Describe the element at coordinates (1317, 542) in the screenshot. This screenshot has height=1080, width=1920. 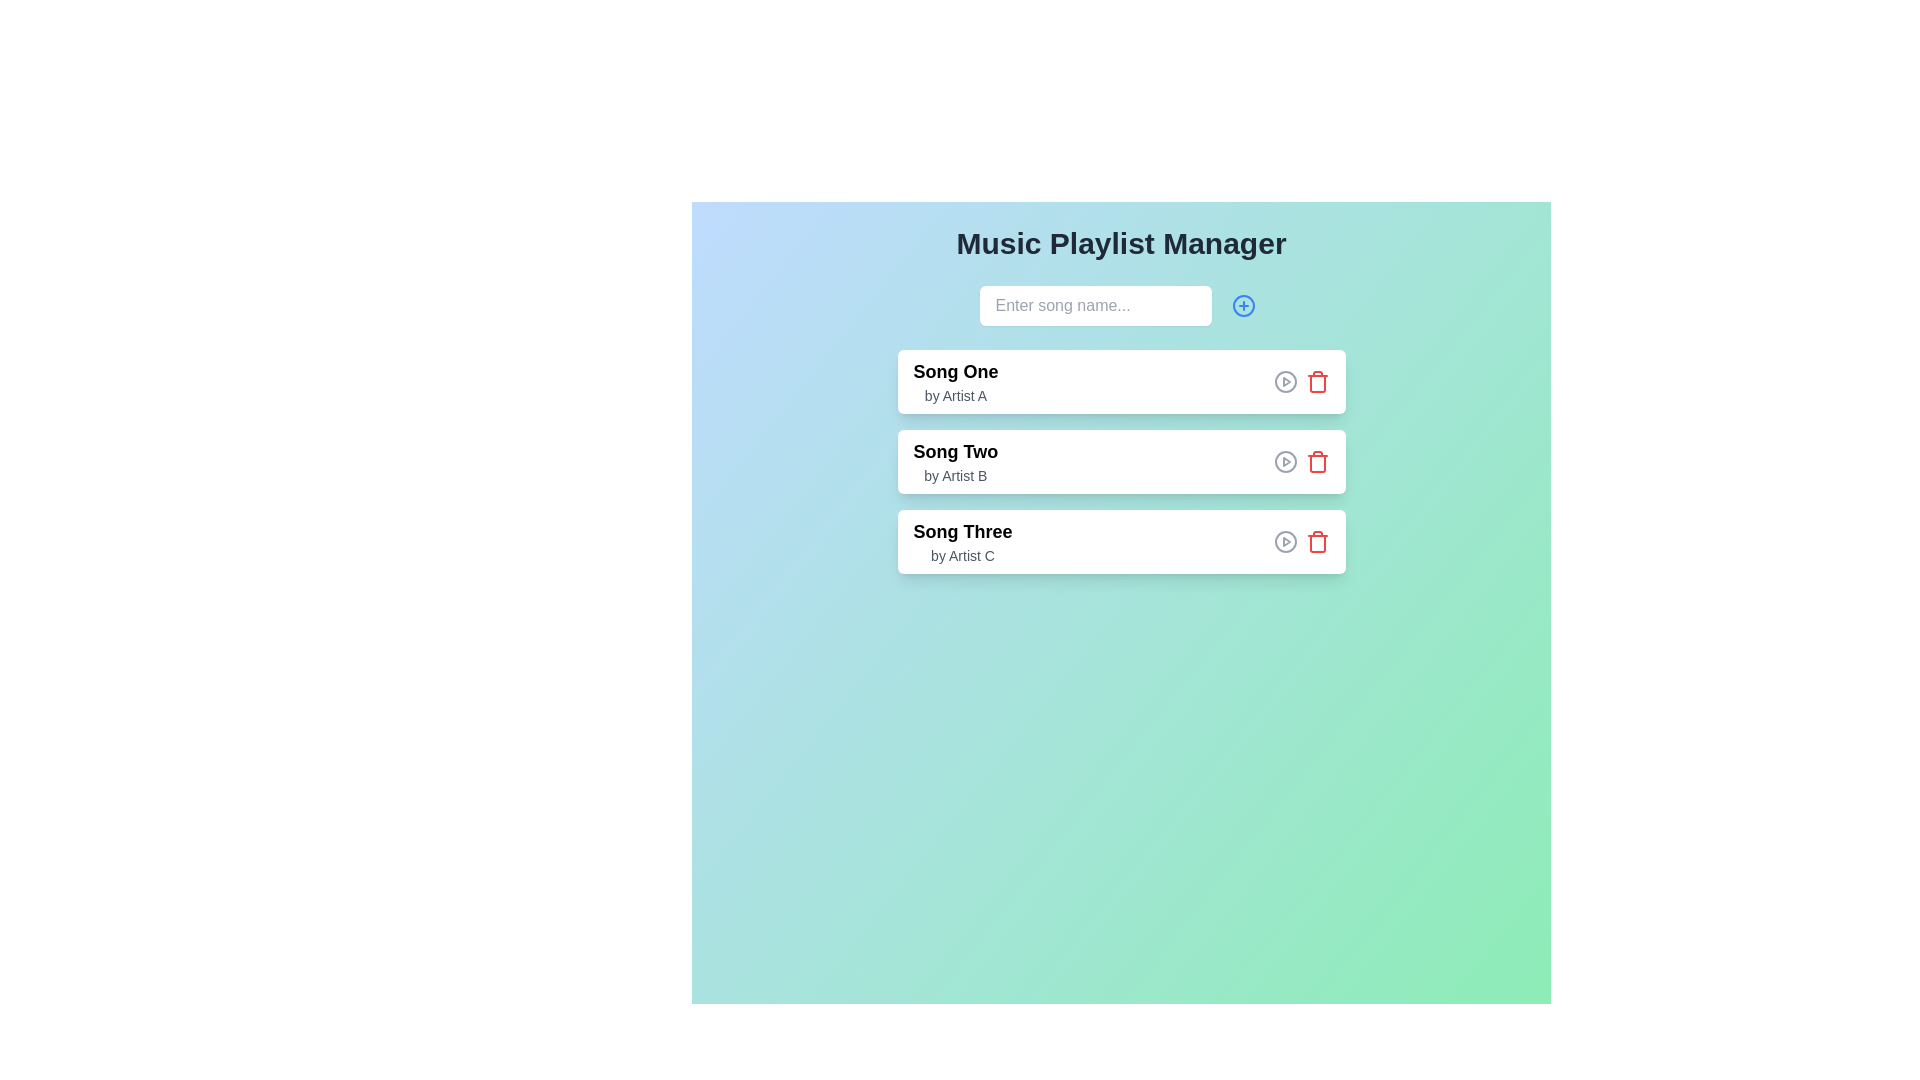
I see `the delete button for 'Song Three' located to the far right of the row containing 'Song Three by Artist C'` at that location.